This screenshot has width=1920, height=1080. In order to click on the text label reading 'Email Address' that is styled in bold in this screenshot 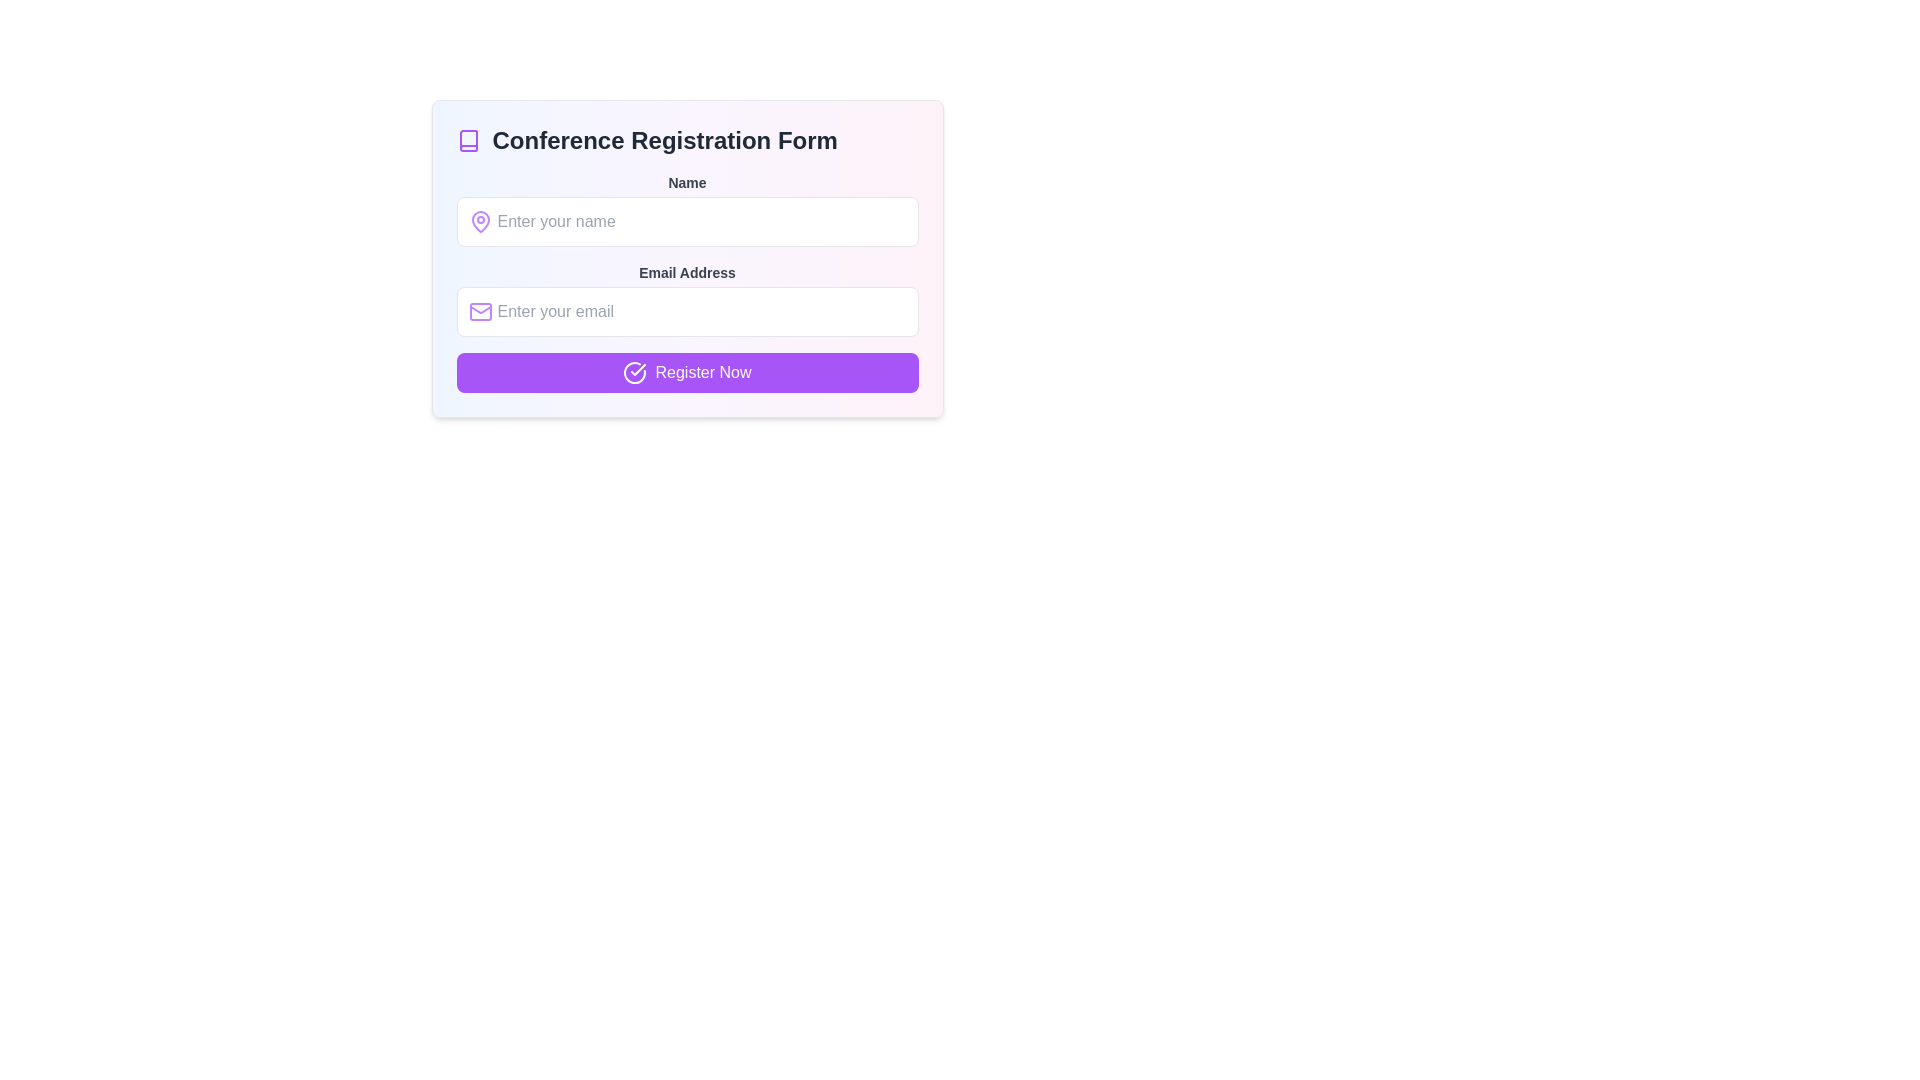, I will do `click(687, 273)`.